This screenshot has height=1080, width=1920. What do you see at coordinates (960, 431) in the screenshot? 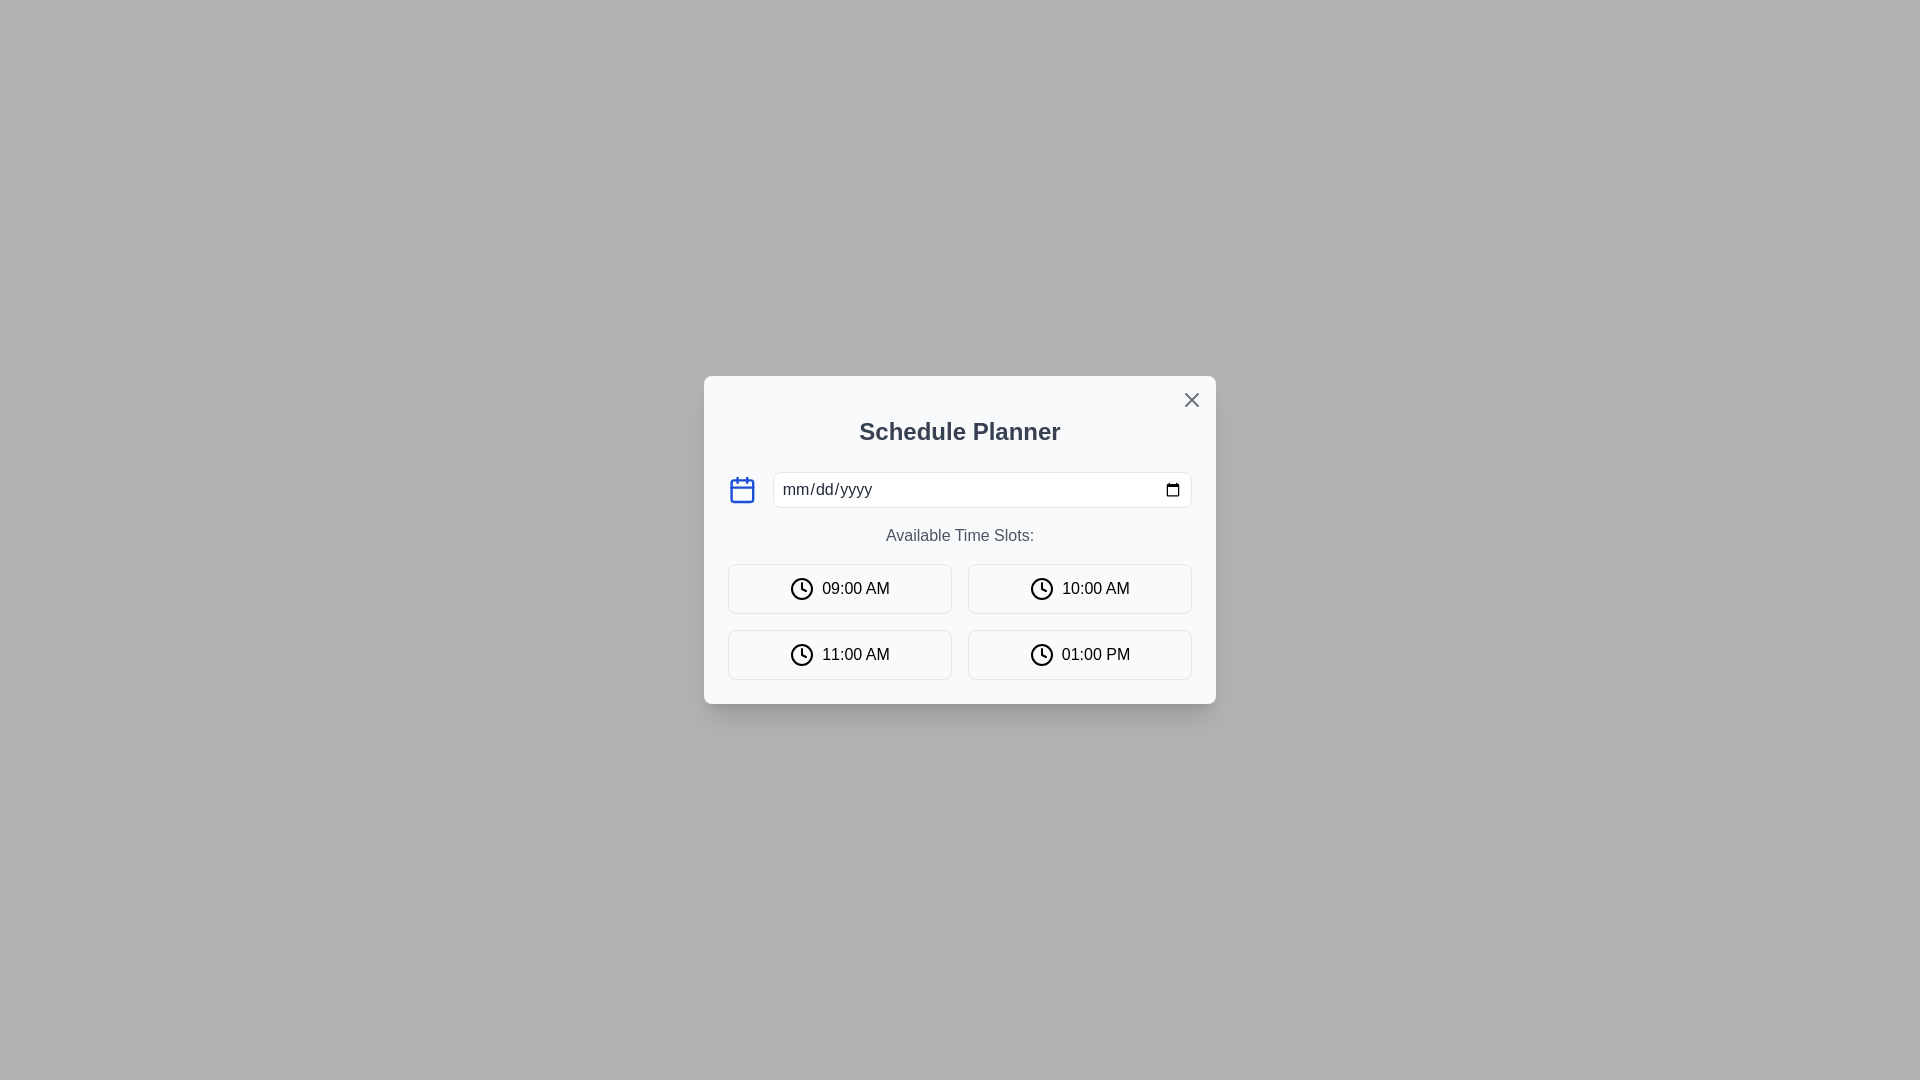
I see `the text label that serves as the title or header of the scheduling interface, which is positioned directly above the date picker field in the centered modal box` at bounding box center [960, 431].